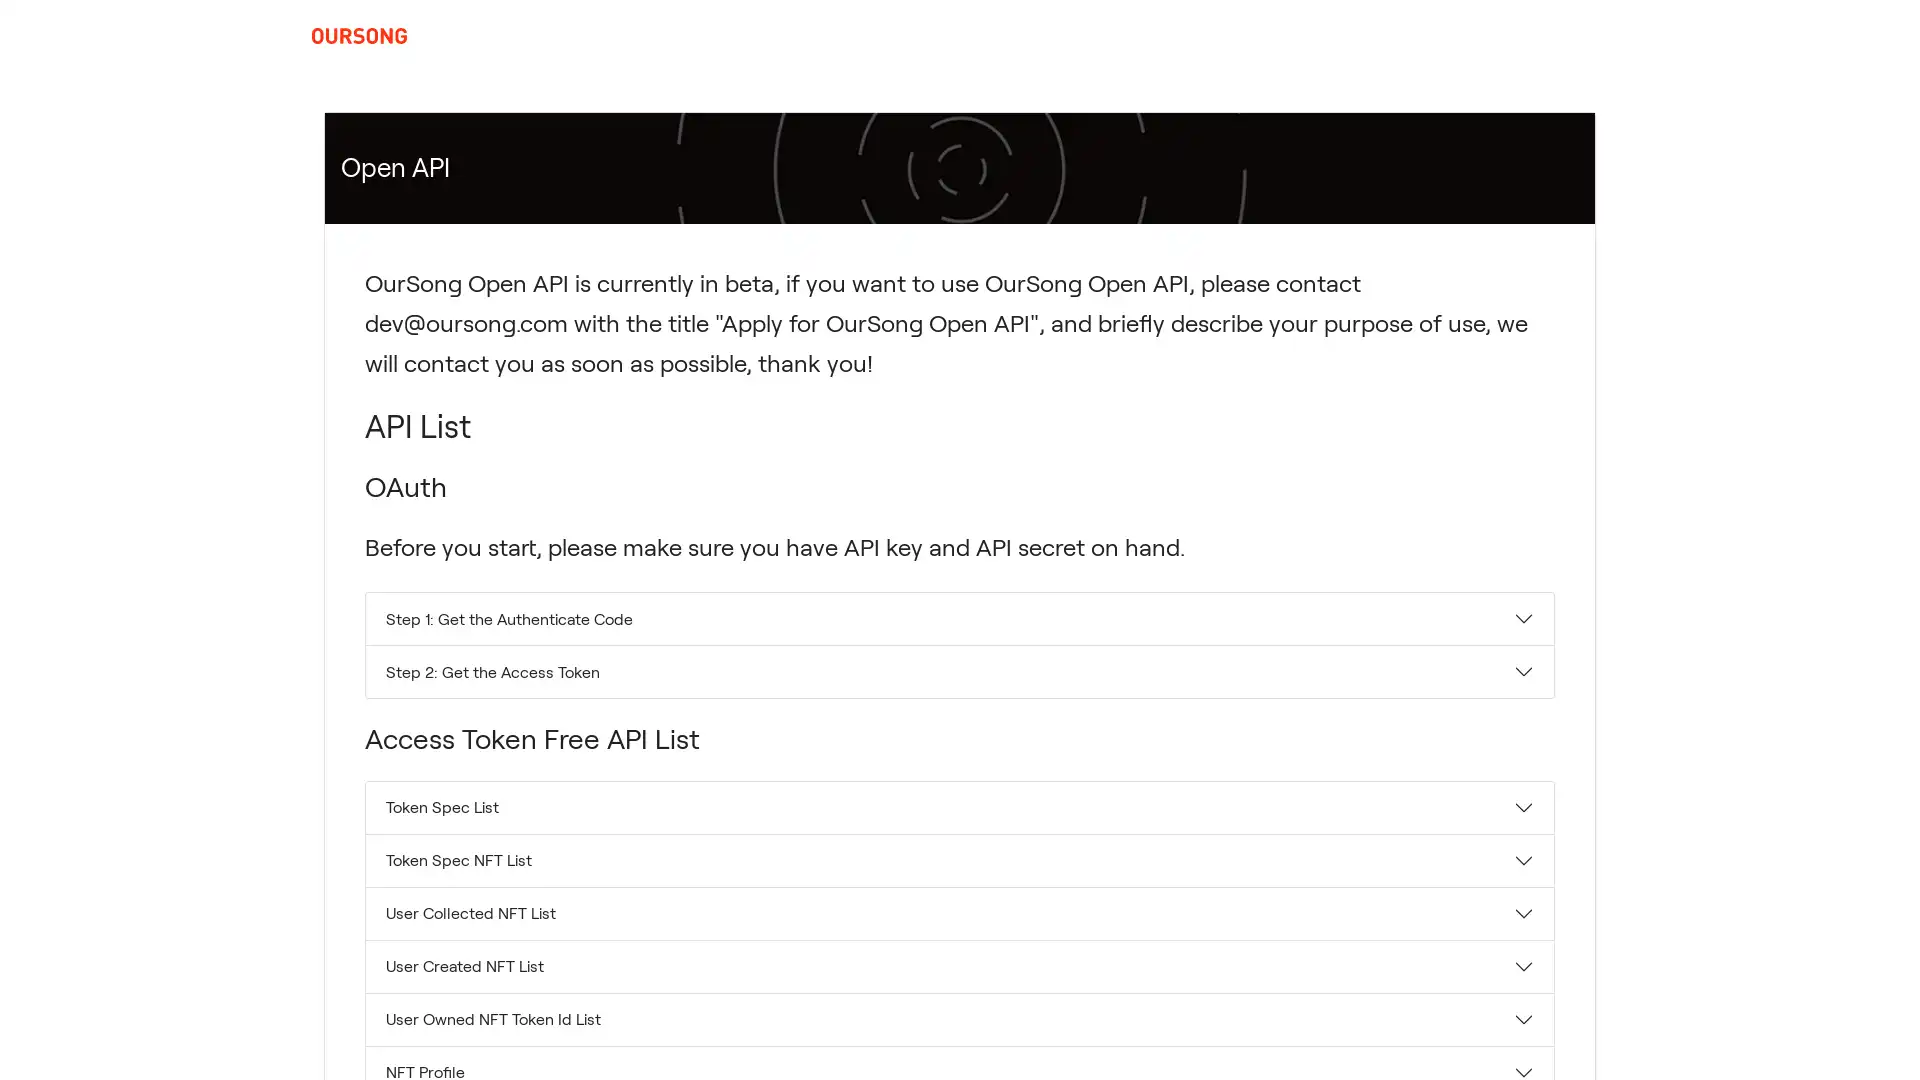  Describe the element at coordinates (960, 805) in the screenshot. I see `Token Spec List` at that location.